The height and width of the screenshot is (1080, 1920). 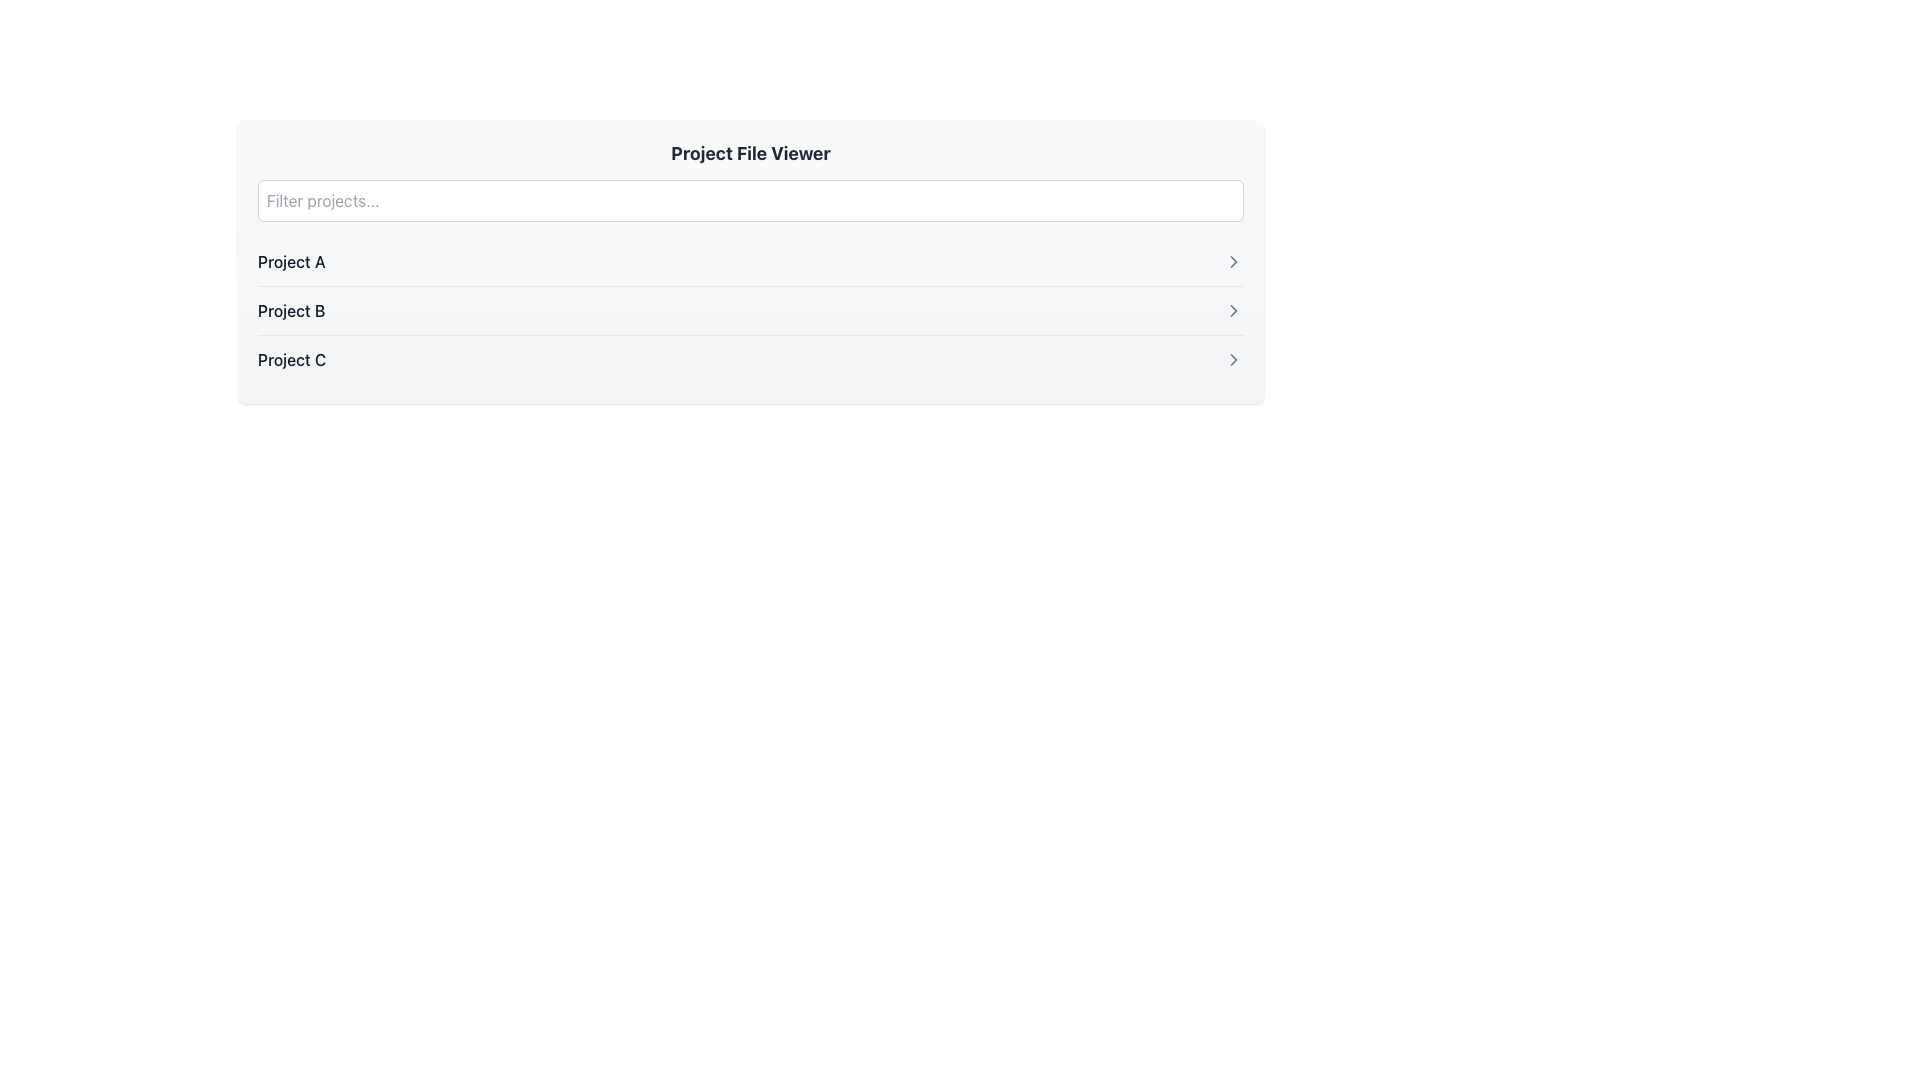 What do you see at coordinates (749, 358) in the screenshot?
I see `the third item in the list related to 'Project C'` at bounding box center [749, 358].